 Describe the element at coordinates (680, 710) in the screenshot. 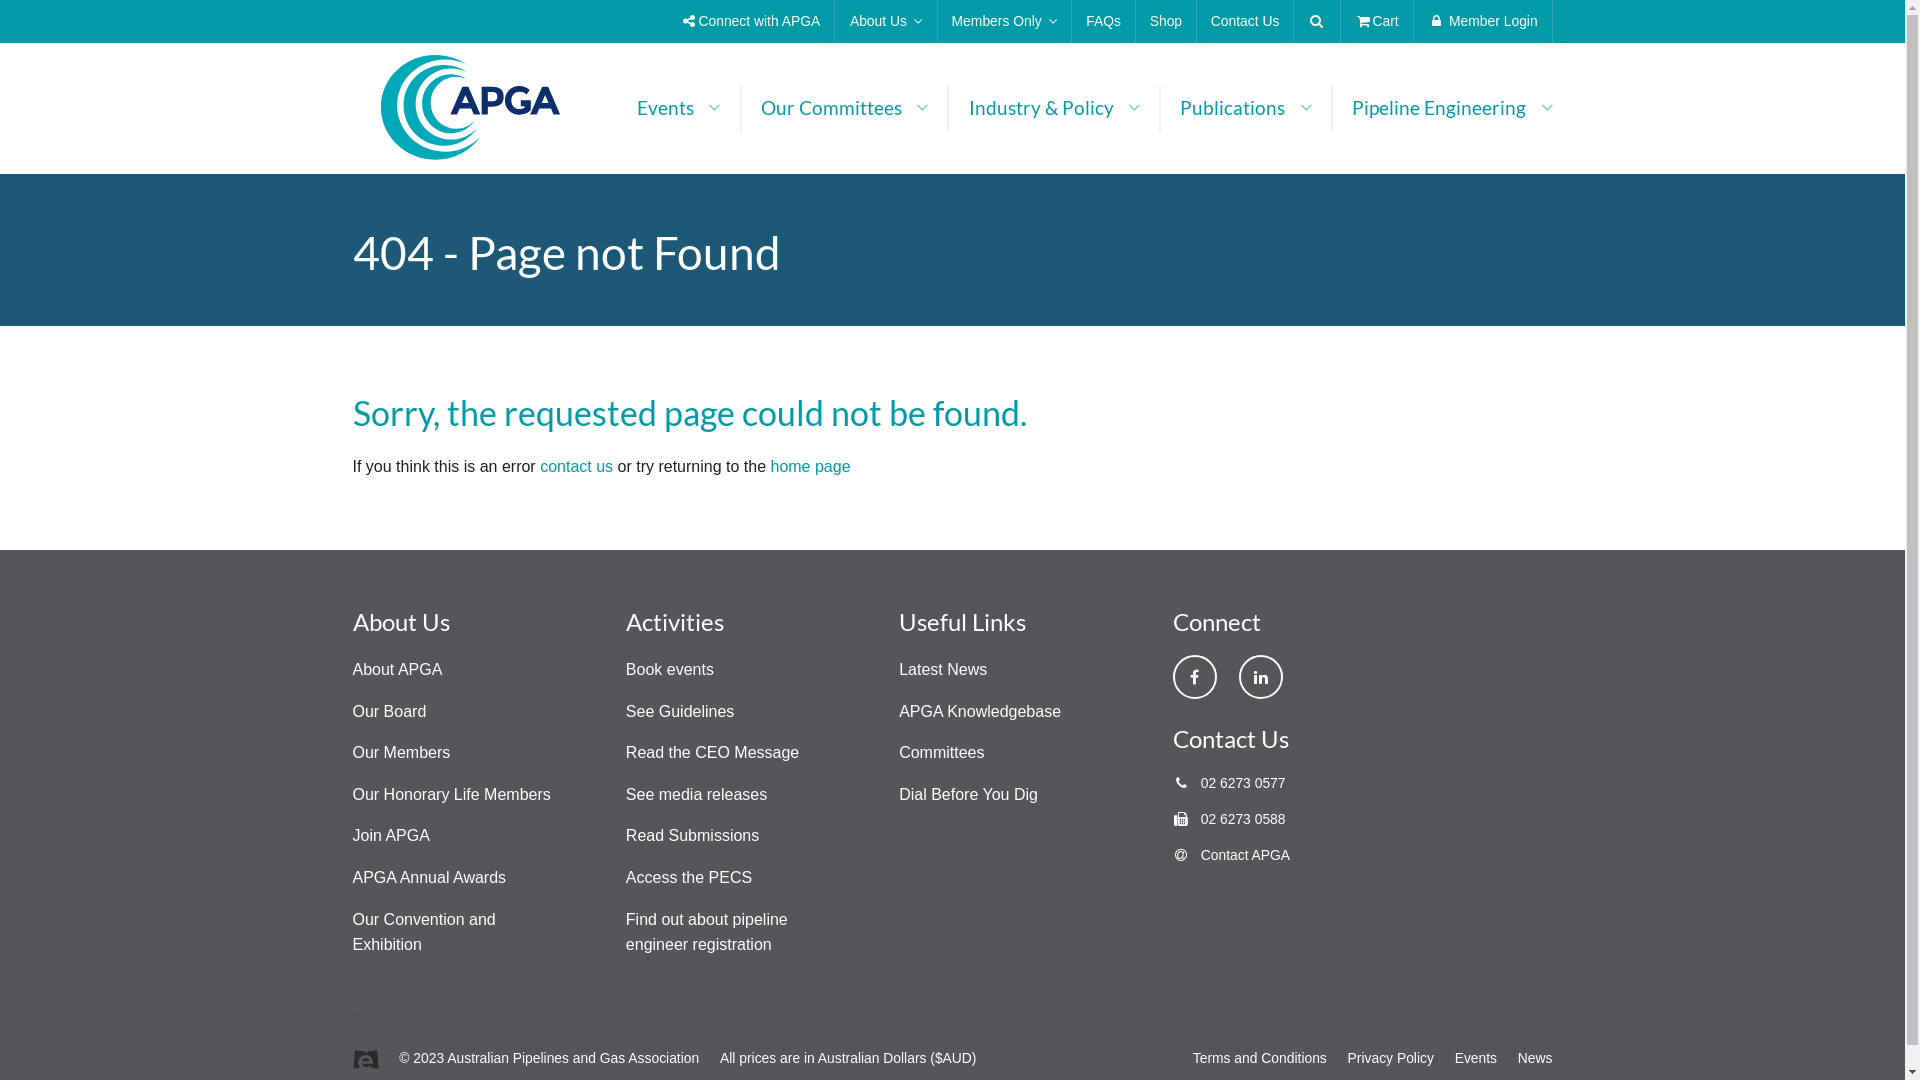

I see `'See Guidelines'` at that location.